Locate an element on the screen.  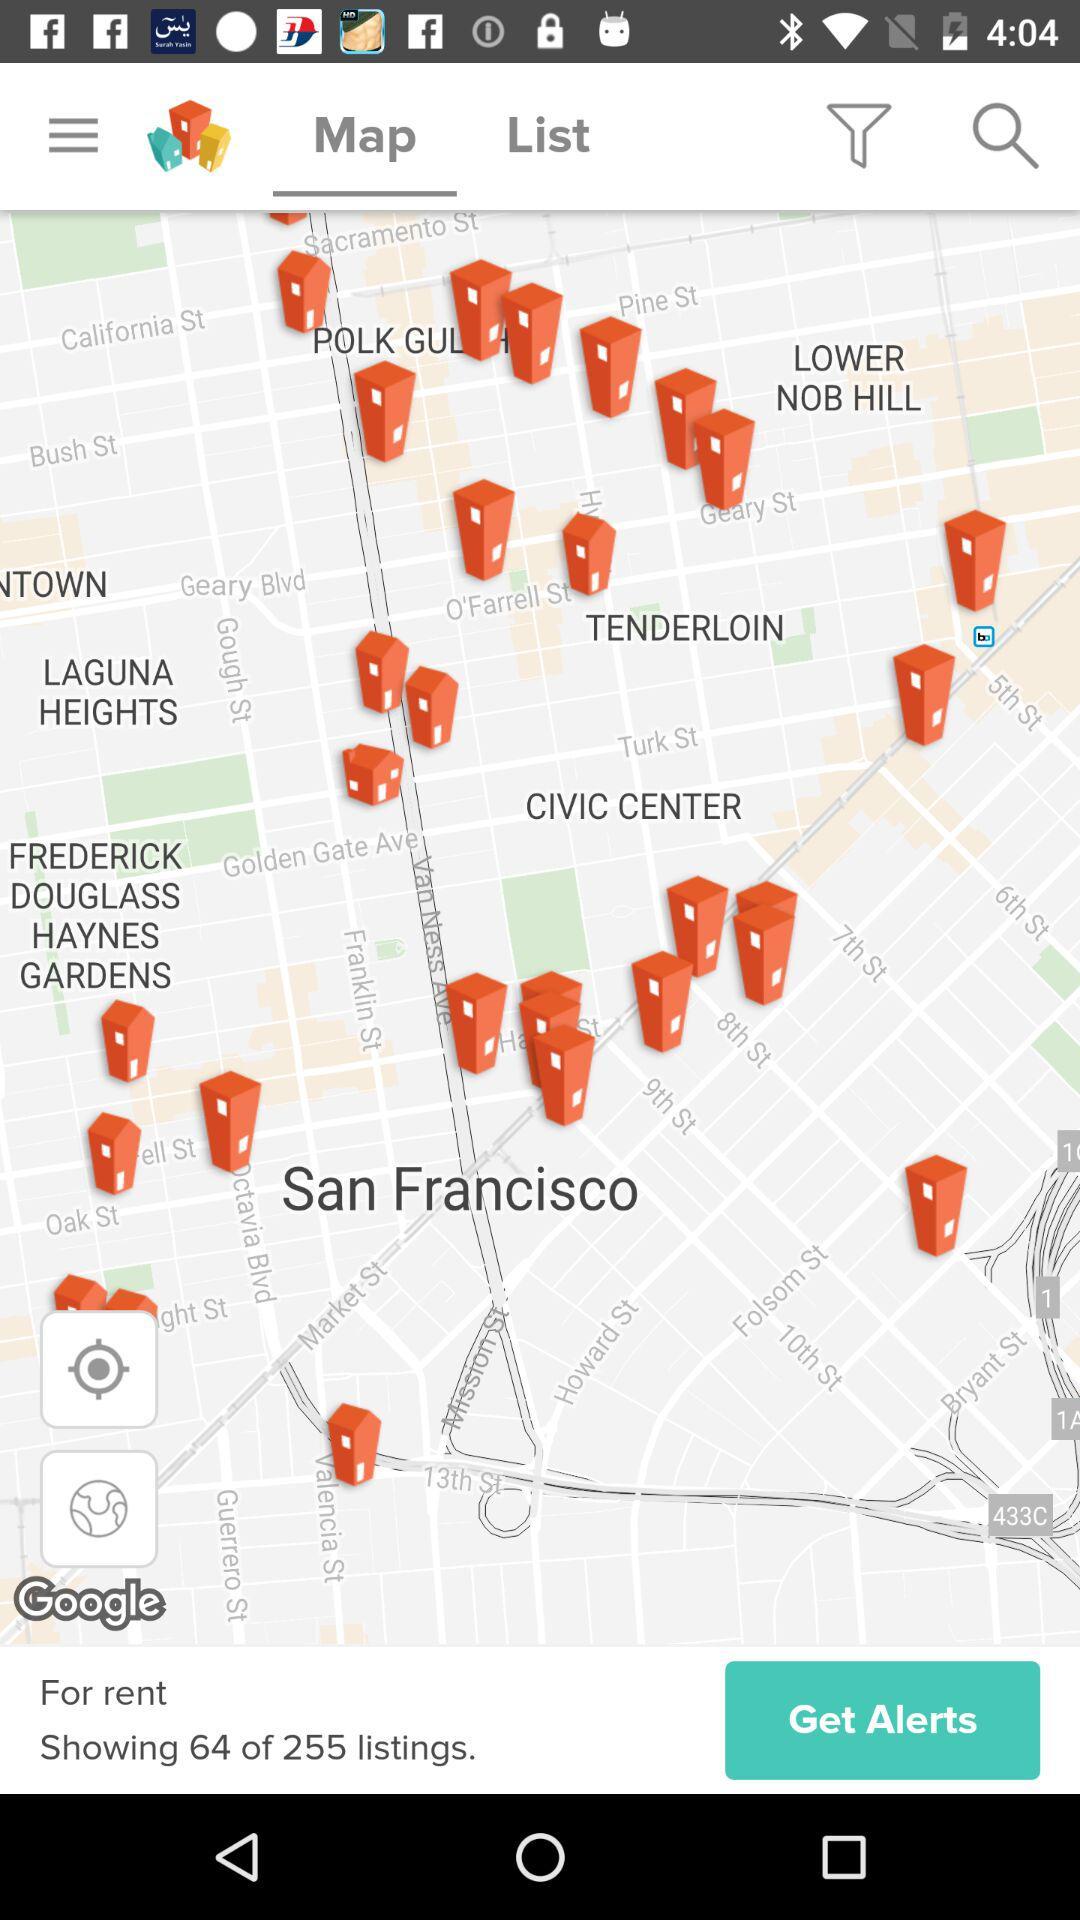
the icon above the get alerts icon is located at coordinates (540, 927).